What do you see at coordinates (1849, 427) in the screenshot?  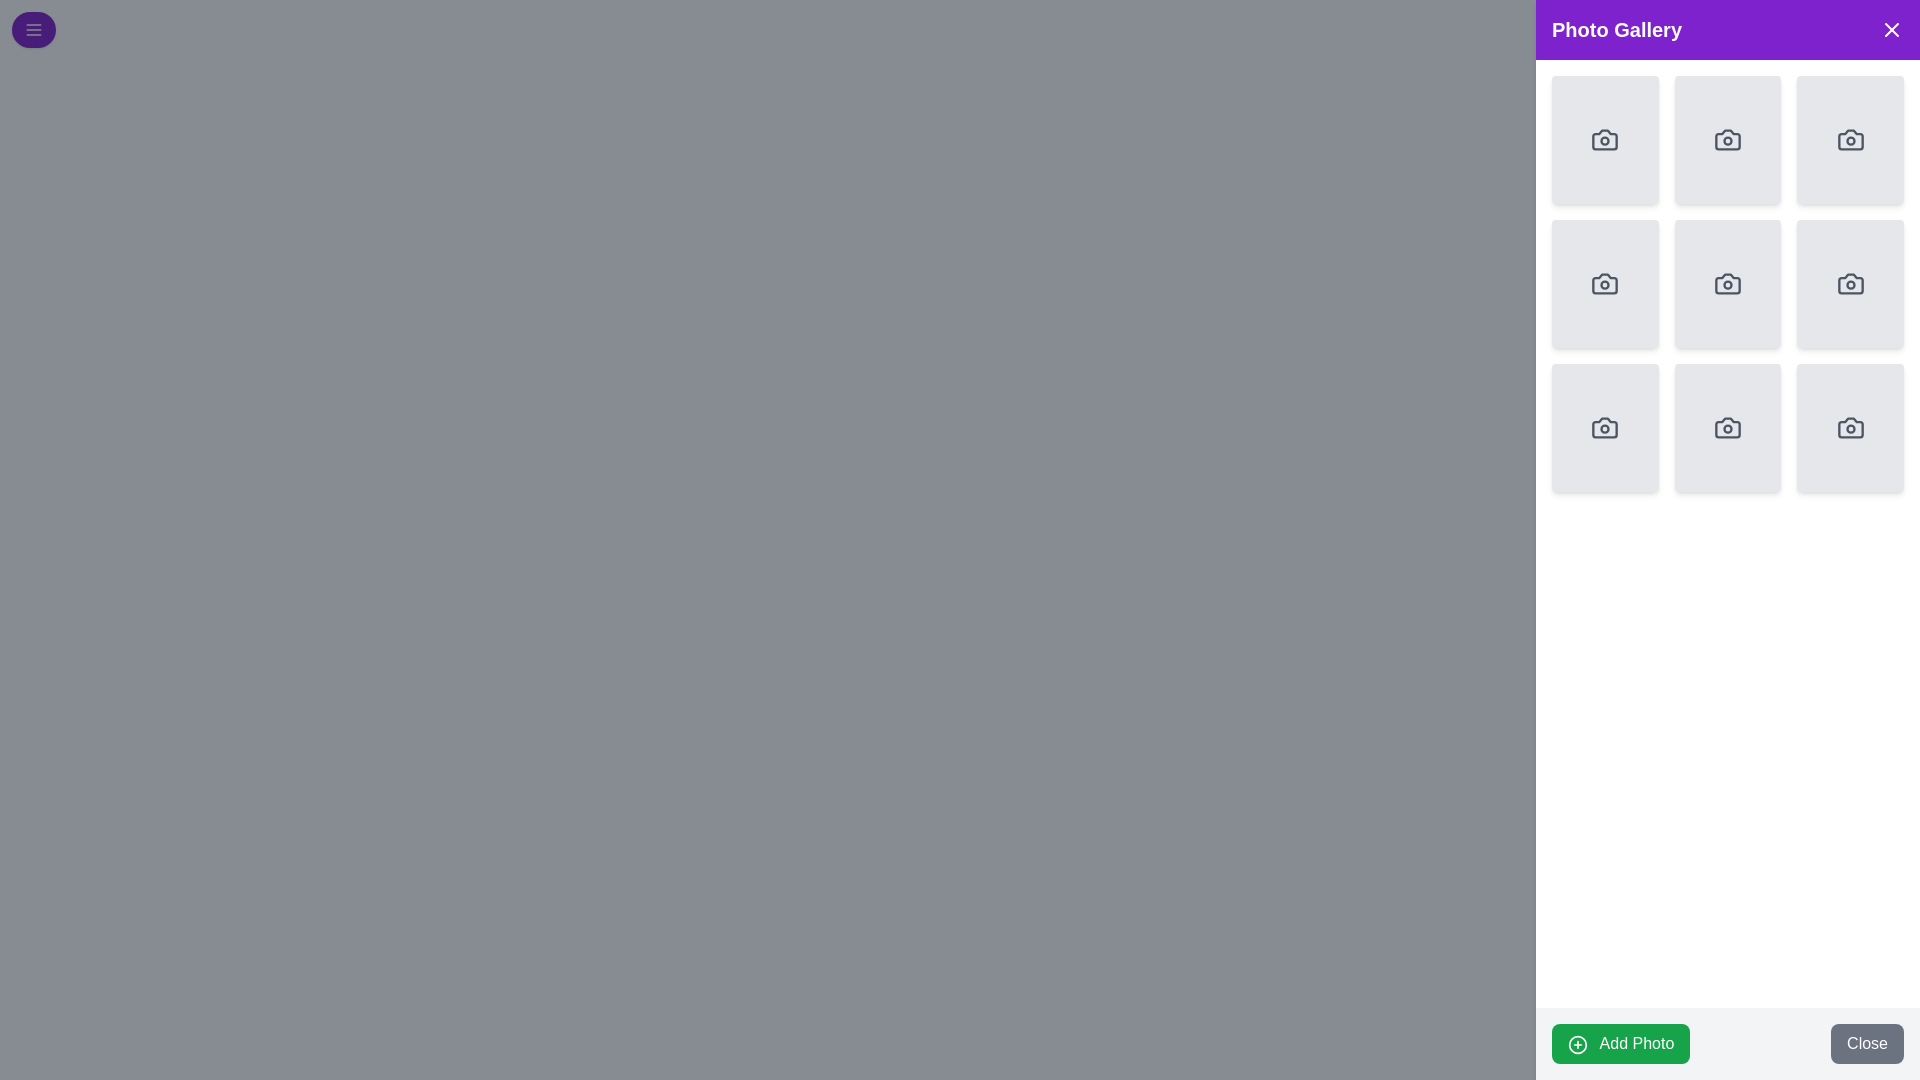 I see `the Interactive Image Placeholder, which is a square with a light gray background and a camera icon at its center, to upload a photo` at bounding box center [1849, 427].